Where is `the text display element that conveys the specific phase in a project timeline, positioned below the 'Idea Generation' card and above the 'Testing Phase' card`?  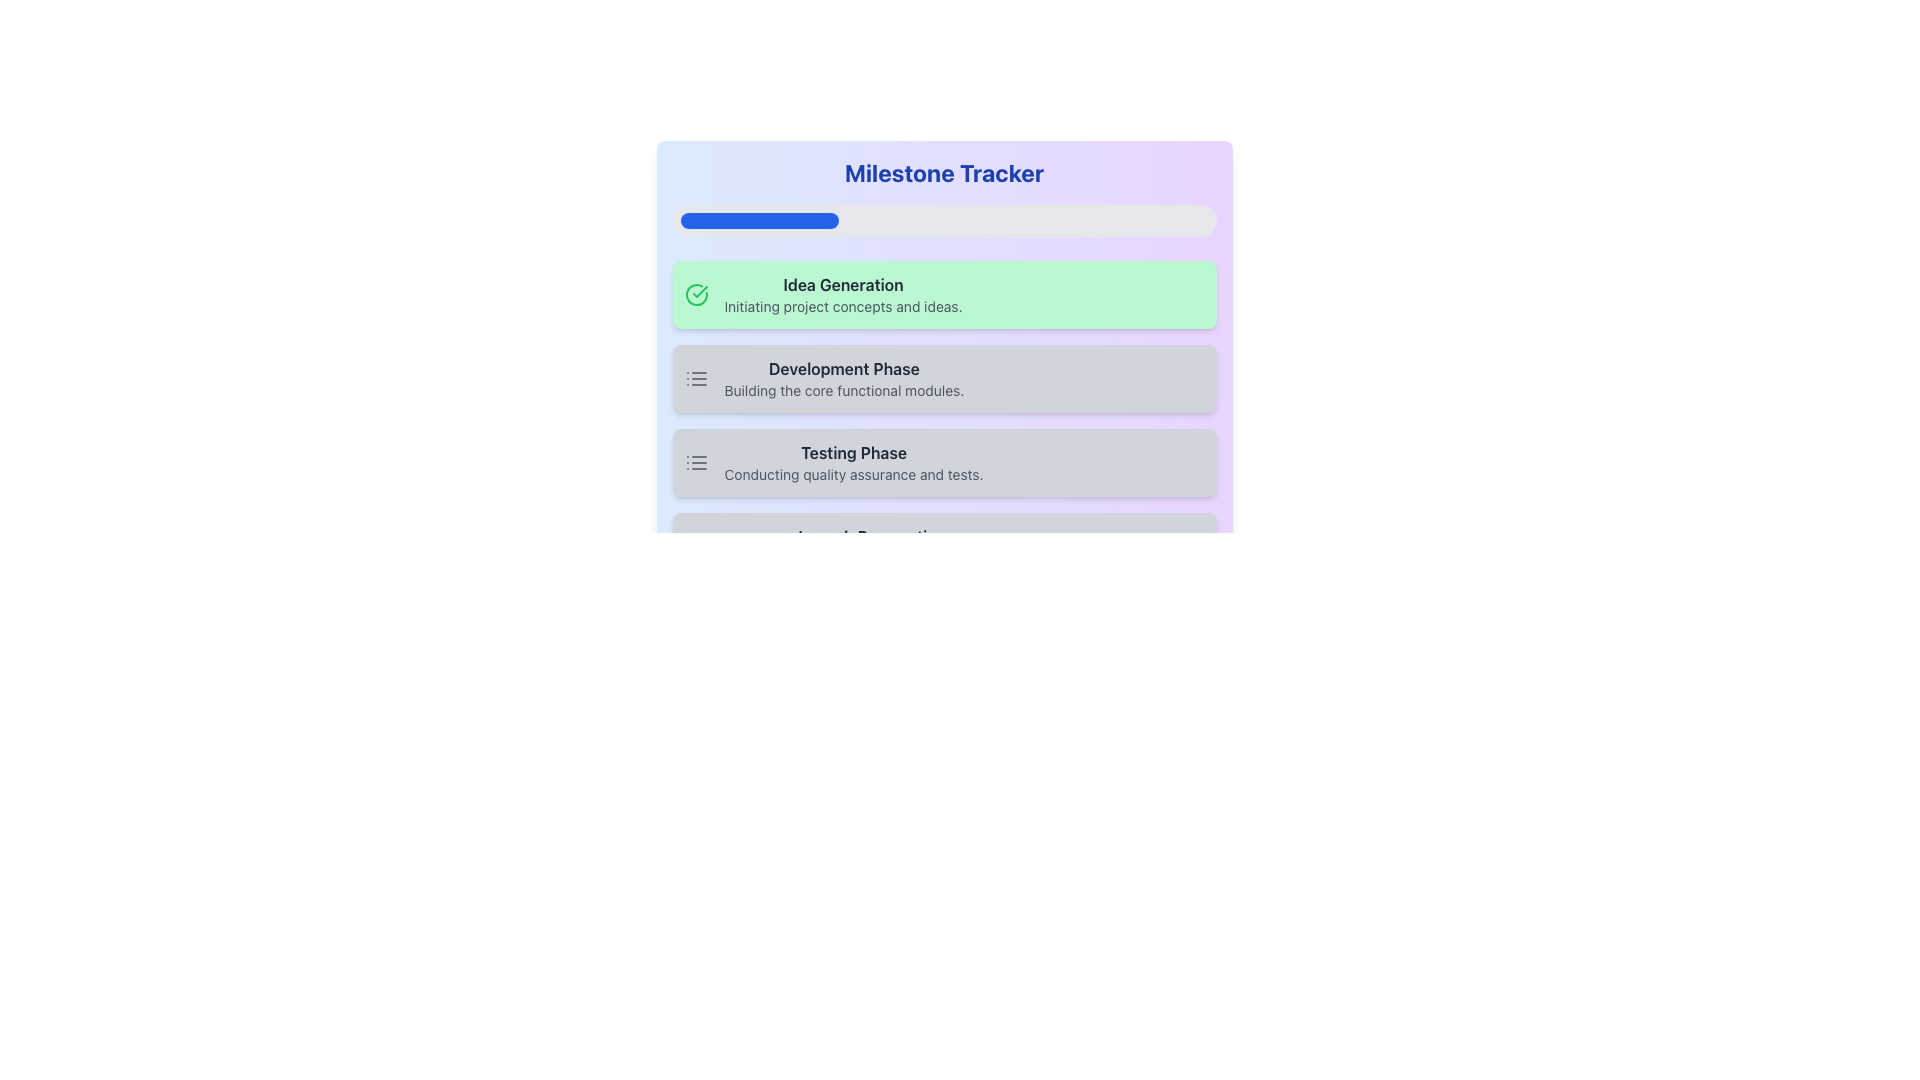
the text display element that conveys the specific phase in a project timeline, positioned below the 'Idea Generation' card and above the 'Testing Phase' card is located at coordinates (844, 378).